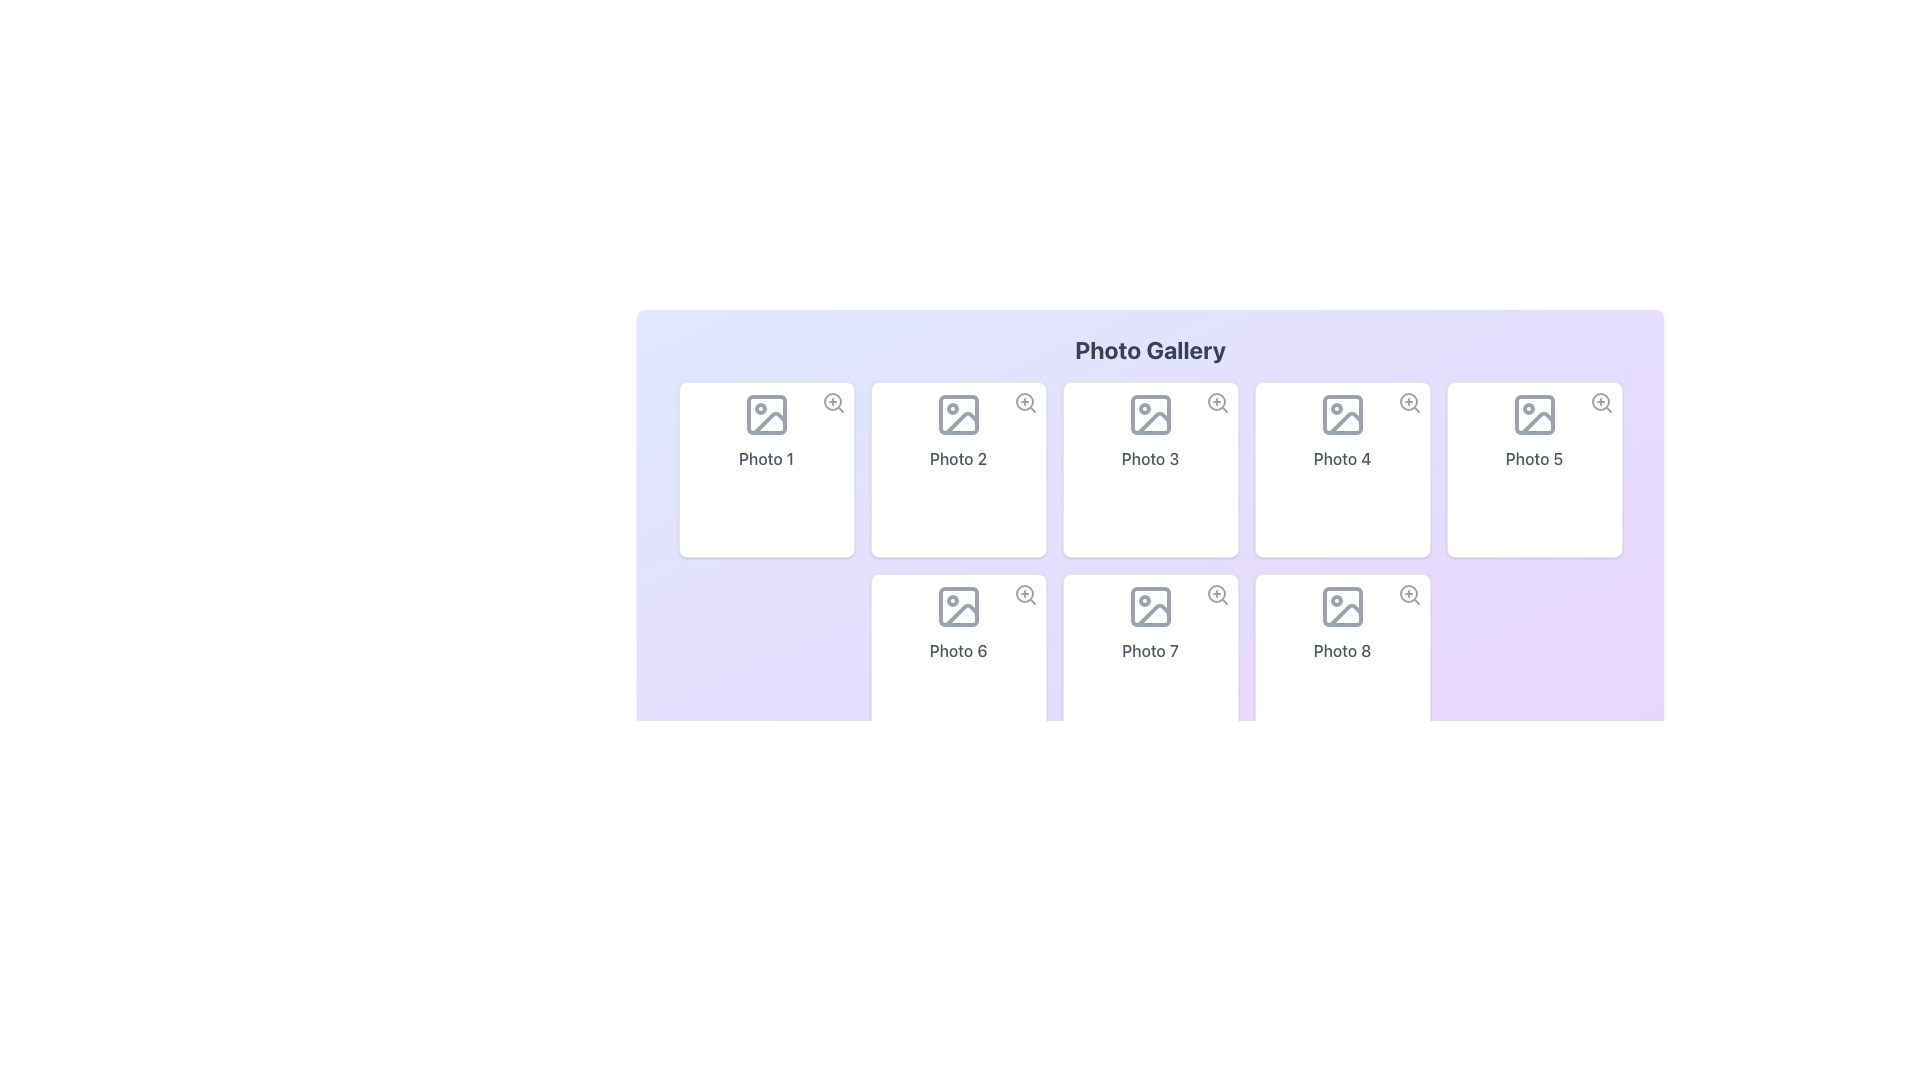  What do you see at coordinates (1150, 651) in the screenshot?
I see `the text label reading 'Photo 7' located at the bottom center of the seventh card in a grid of photo cards` at bounding box center [1150, 651].